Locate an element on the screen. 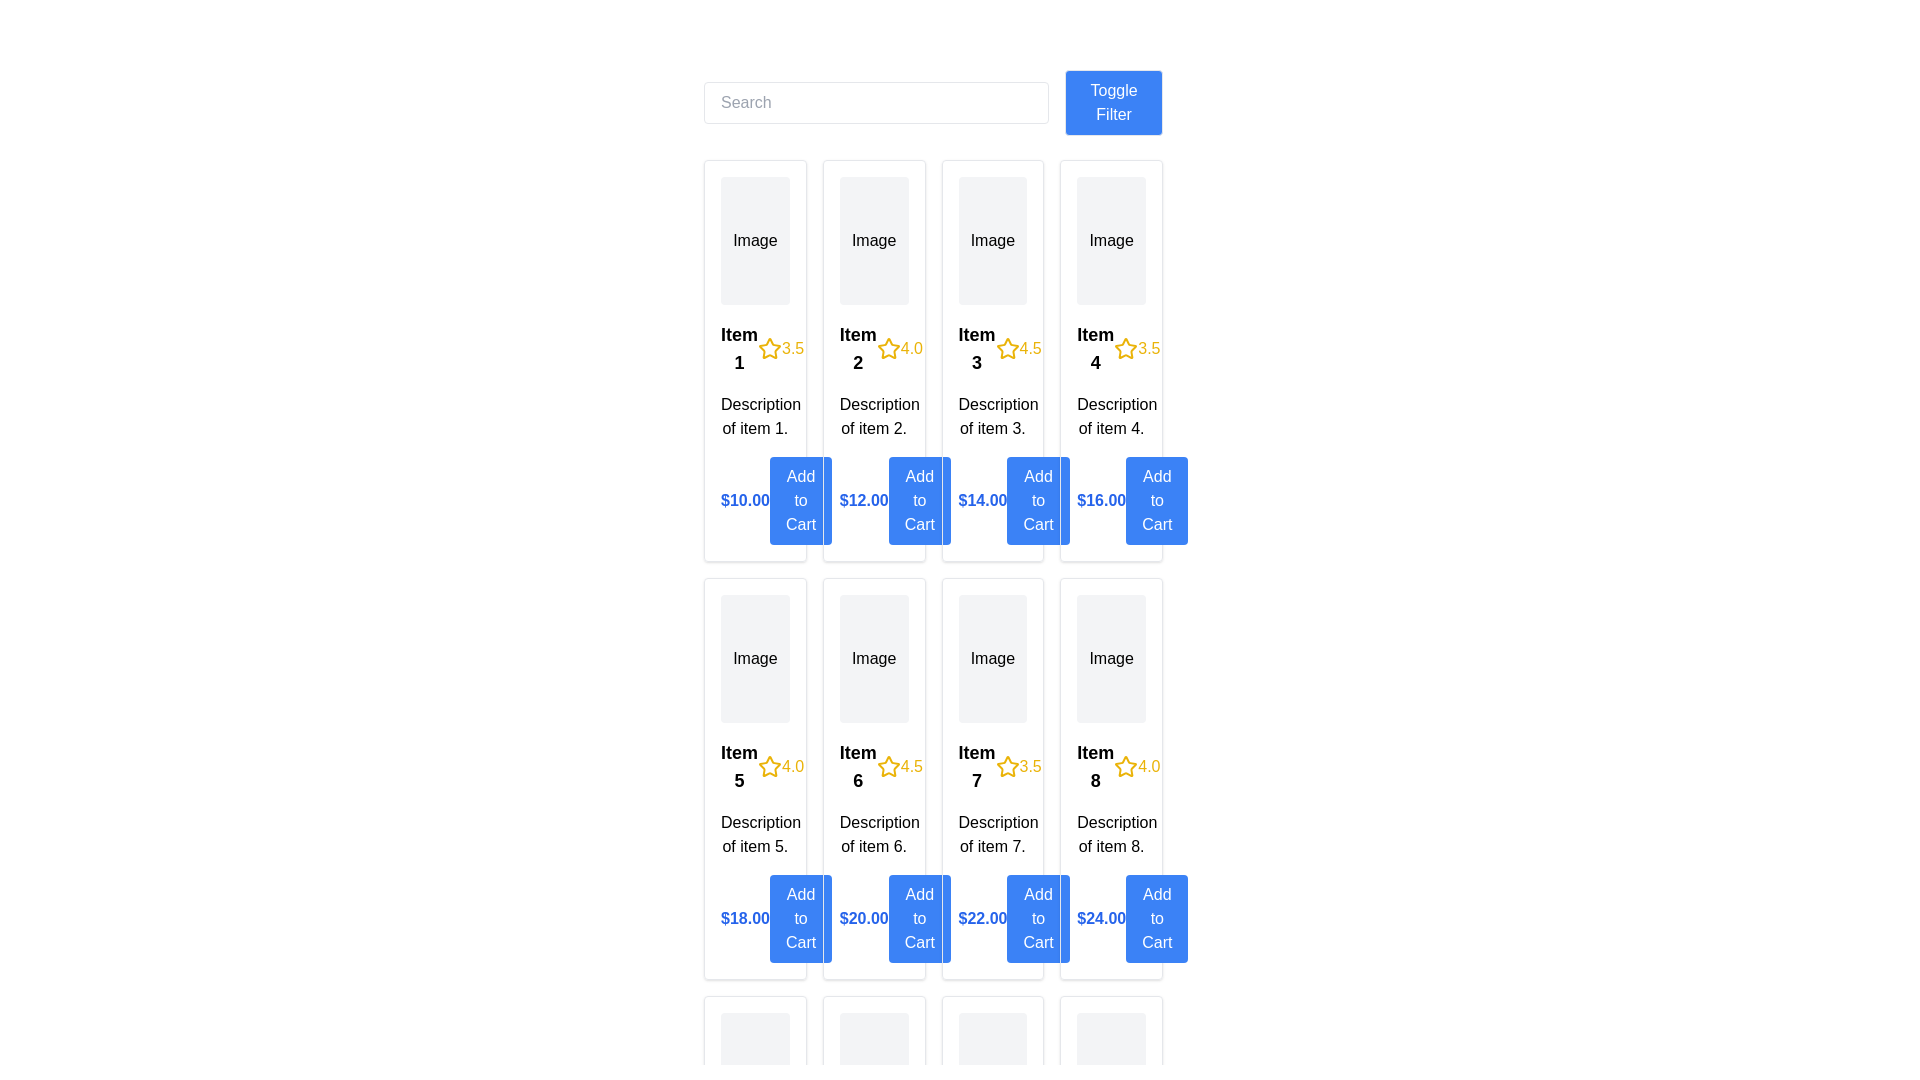 This screenshot has width=1920, height=1080. text from the Text and icon grouping element located in the second row of items, which is situated beneath the gray placeholder image and above the description text and pricing details is located at coordinates (874, 766).